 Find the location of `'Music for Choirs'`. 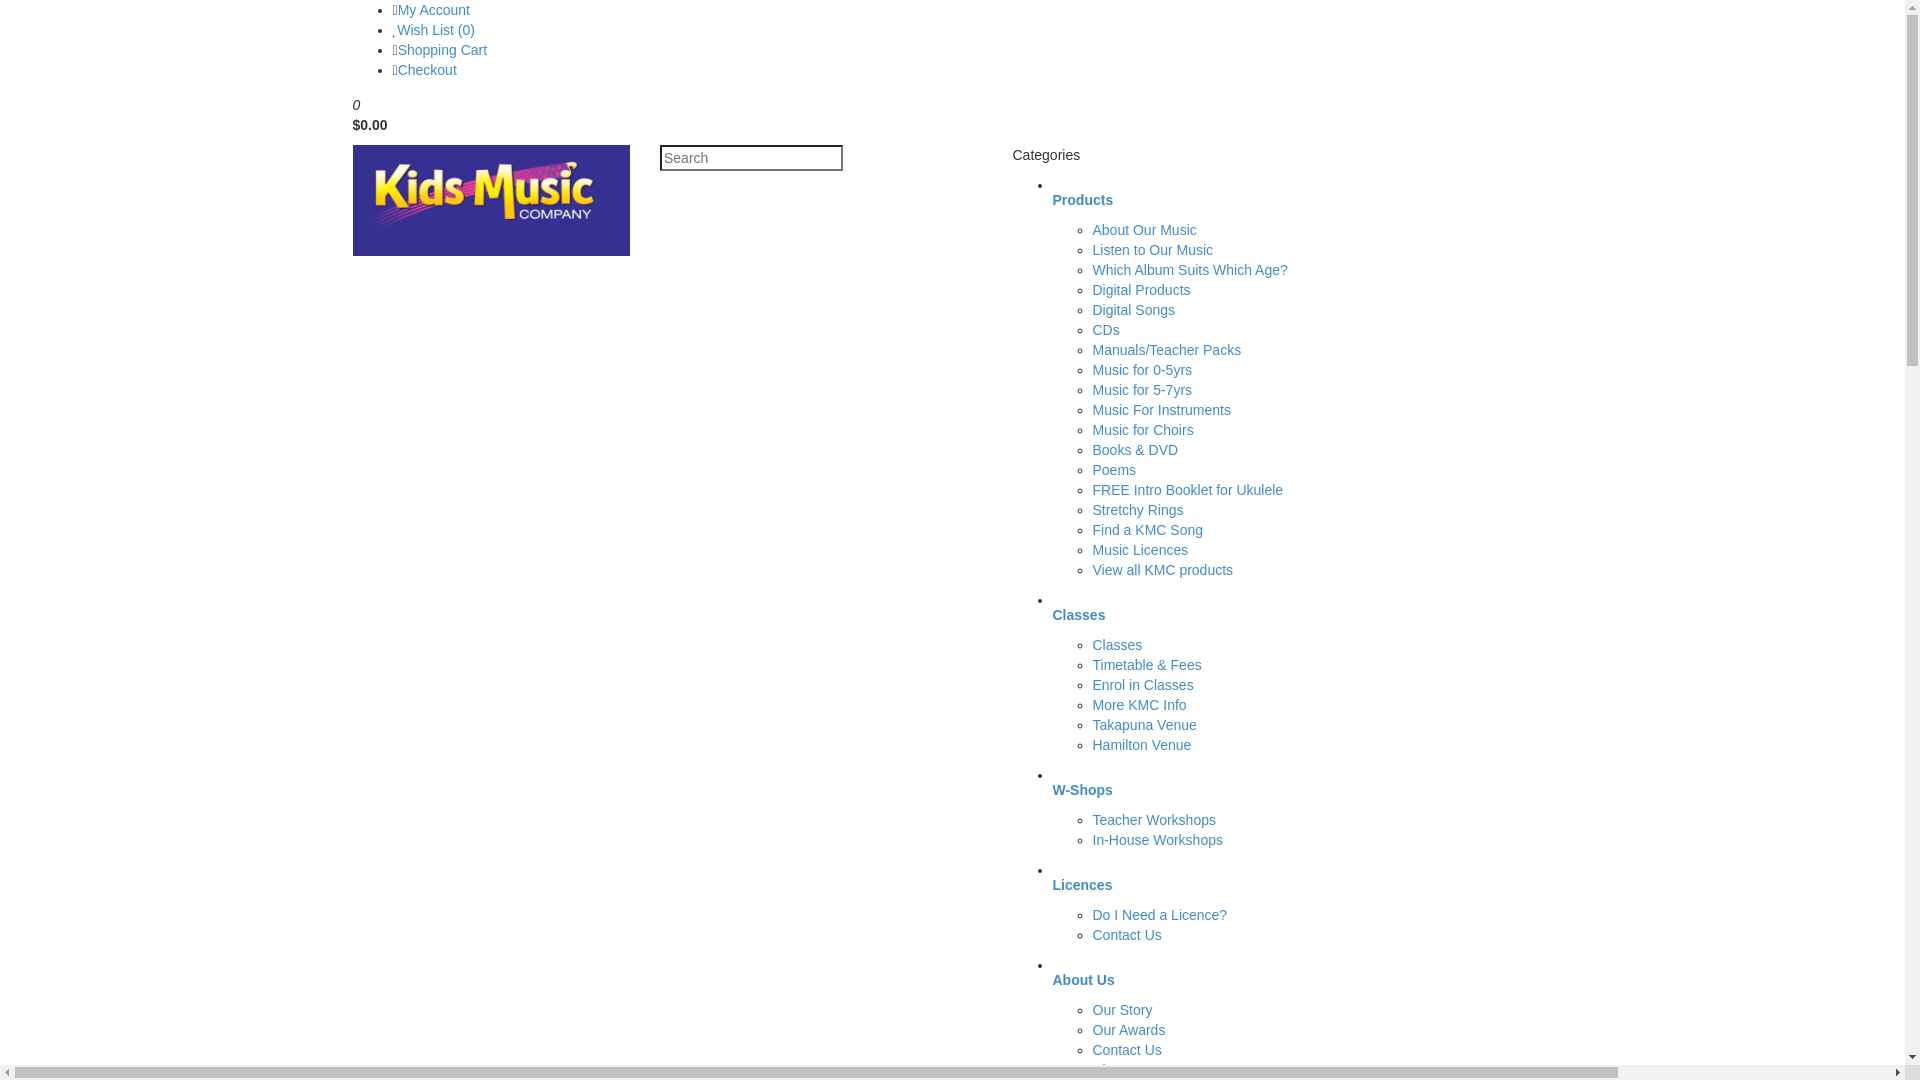

'Music for Choirs' is located at coordinates (1142, 428).